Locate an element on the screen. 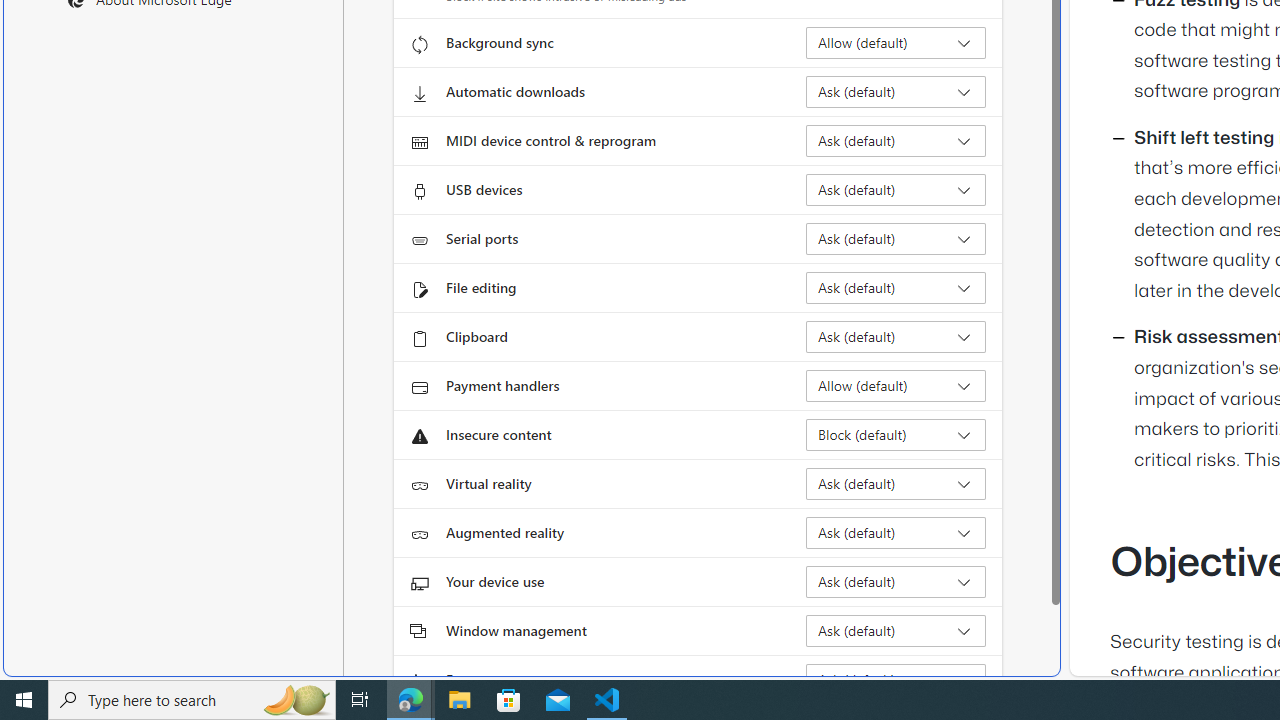 Image resolution: width=1280 pixels, height=720 pixels. 'File editing Ask (default)' is located at coordinates (895, 288).